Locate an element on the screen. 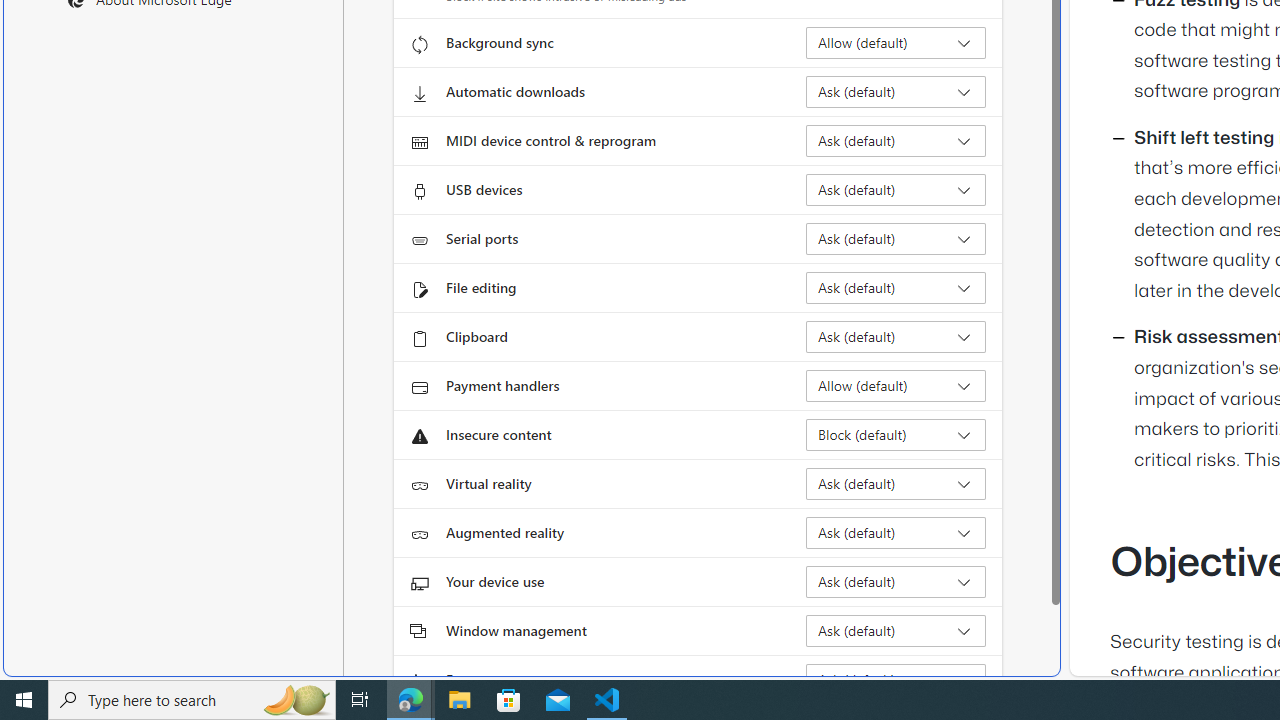 Image resolution: width=1280 pixels, height=720 pixels. 'File editing Ask (default)' is located at coordinates (895, 288).